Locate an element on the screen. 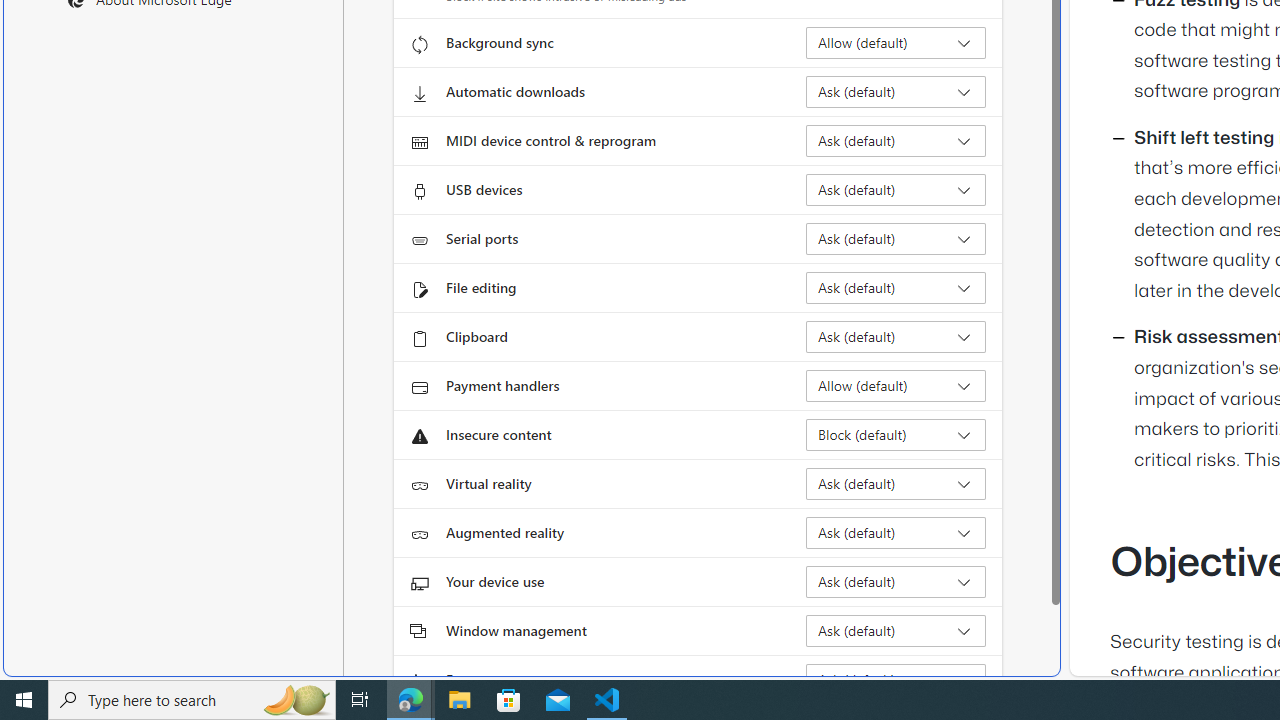 Image resolution: width=1280 pixels, height=720 pixels. 'File editing Ask (default)' is located at coordinates (895, 288).